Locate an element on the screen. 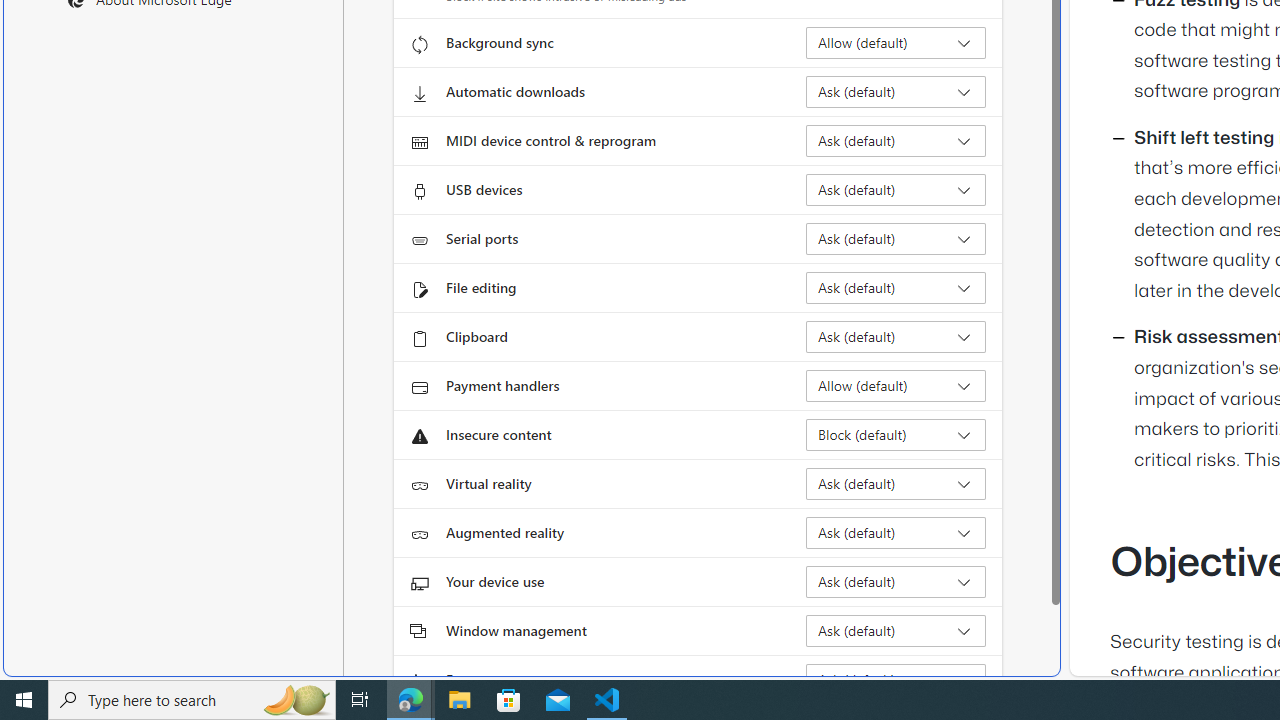 Image resolution: width=1280 pixels, height=720 pixels. 'File editing Ask (default)' is located at coordinates (895, 288).